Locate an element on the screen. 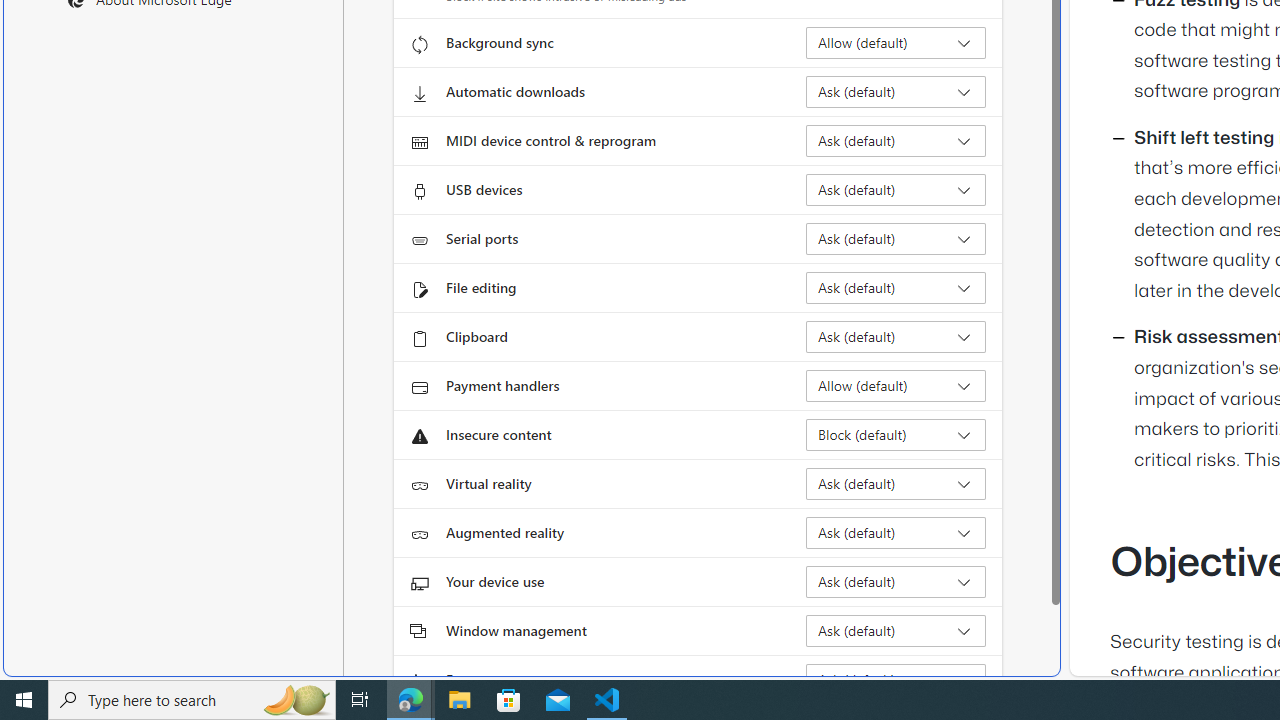 Image resolution: width=1280 pixels, height=720 pixels. 'File editing Ask (default)' is located at coordinates (895, 288).